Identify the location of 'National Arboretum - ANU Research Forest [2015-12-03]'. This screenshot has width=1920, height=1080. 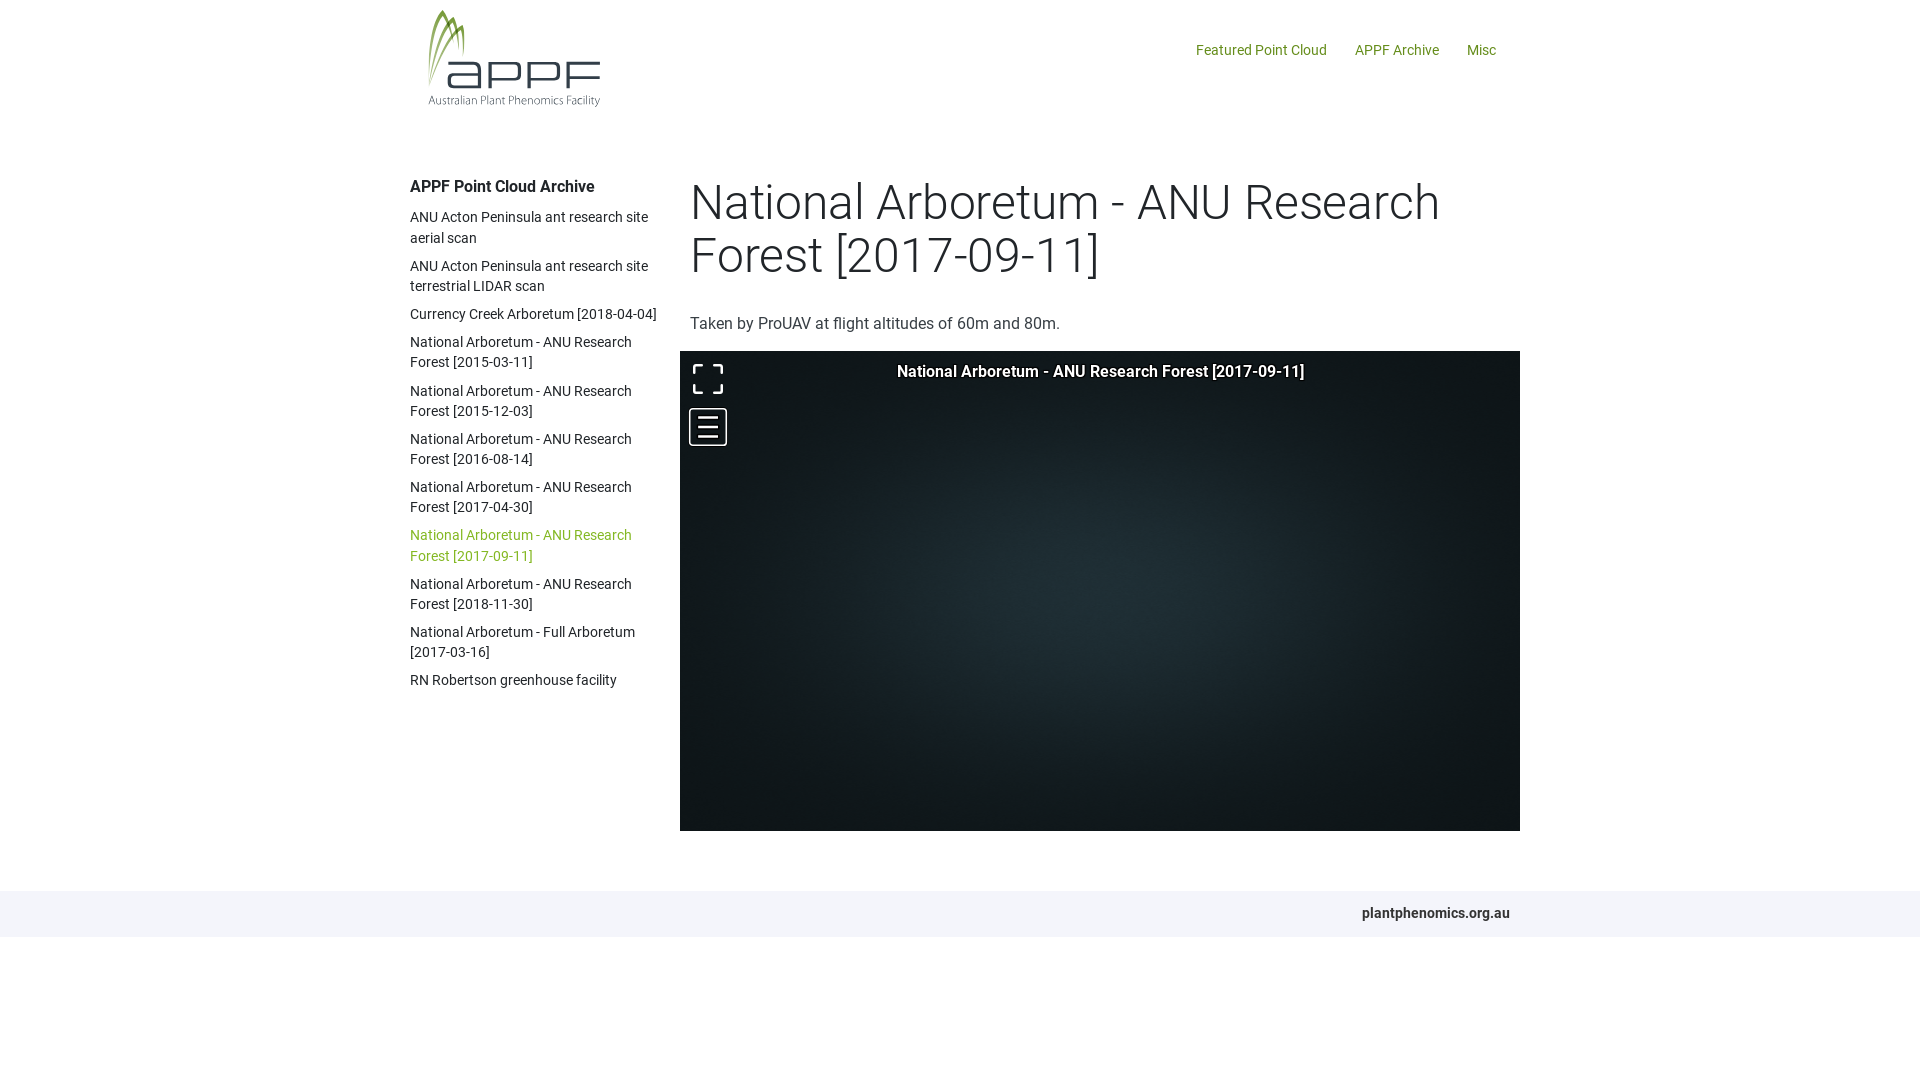
(521, 401).